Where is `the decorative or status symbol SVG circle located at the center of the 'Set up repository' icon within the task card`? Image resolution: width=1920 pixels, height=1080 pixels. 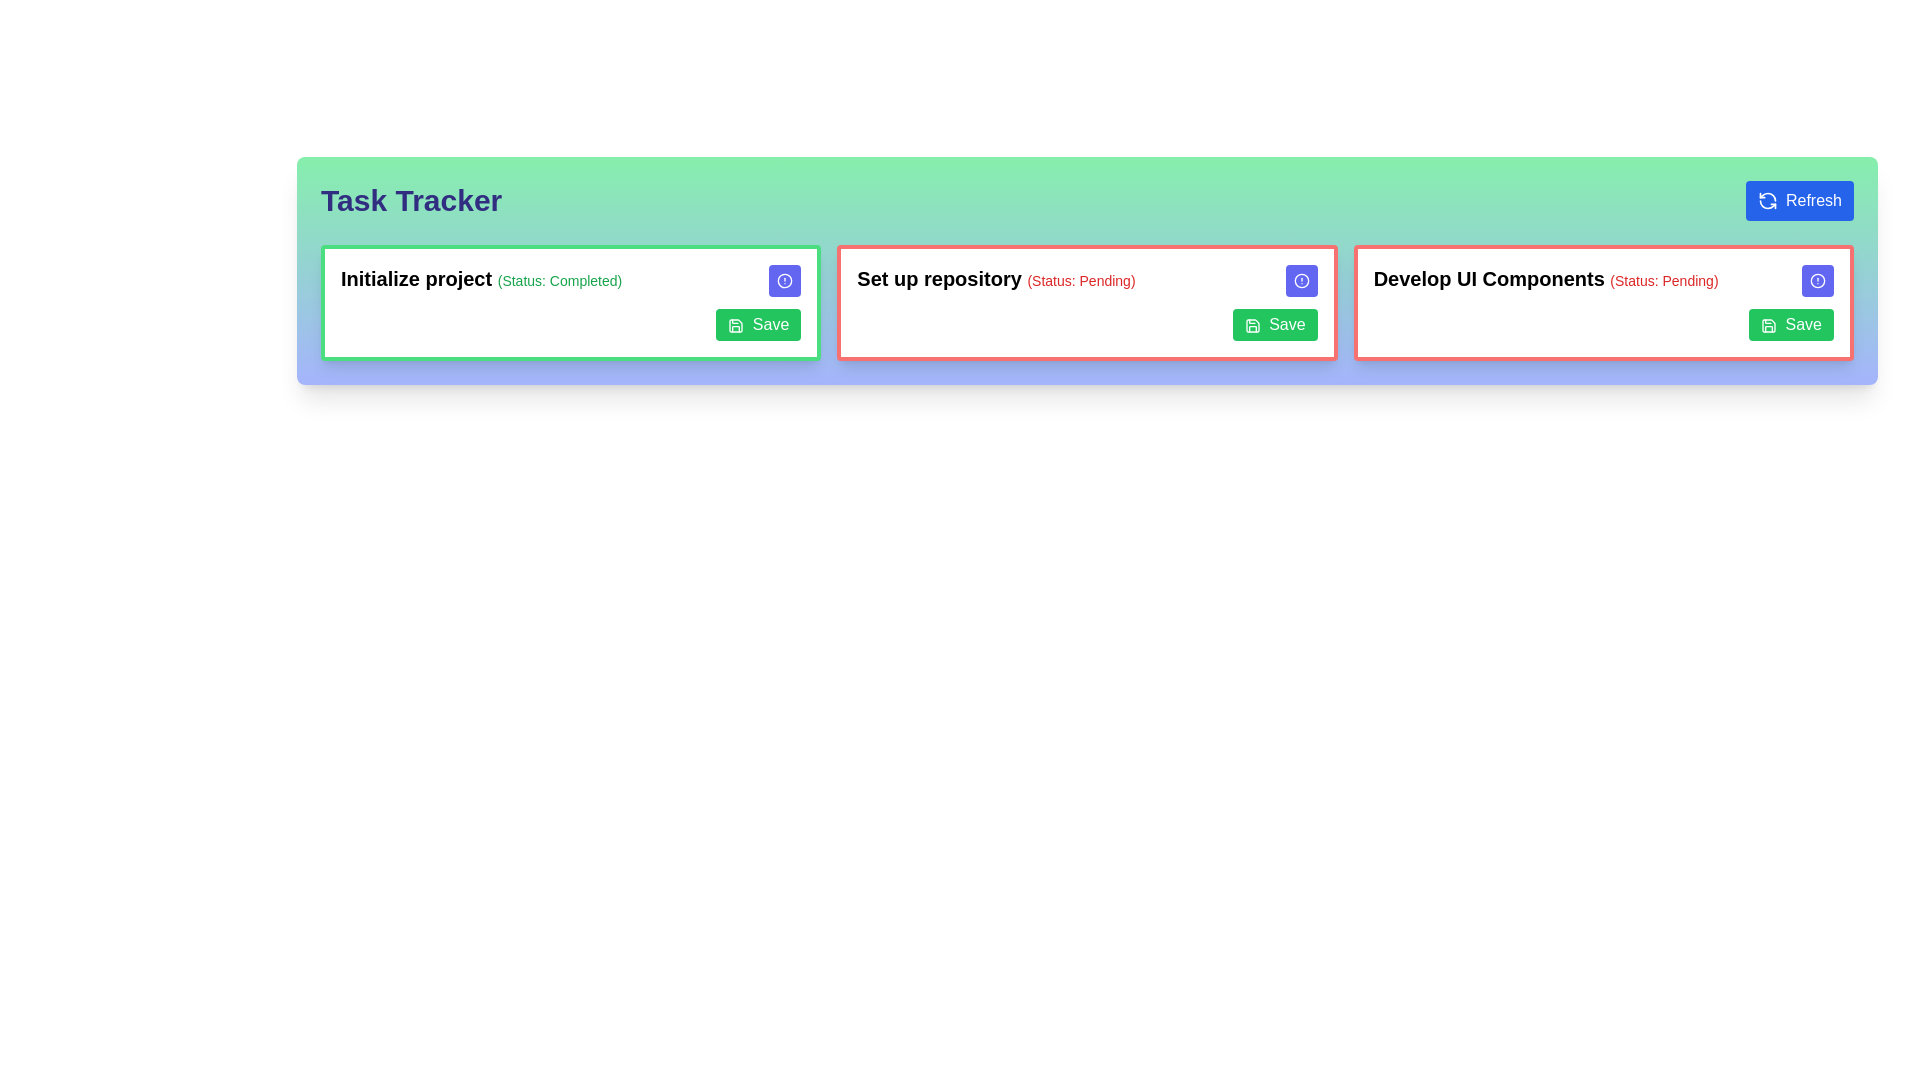 the decorative or status symbol SVG circle located at the center of the 'Set up repository' icon within the task card is located at coordinates (1301, 281).